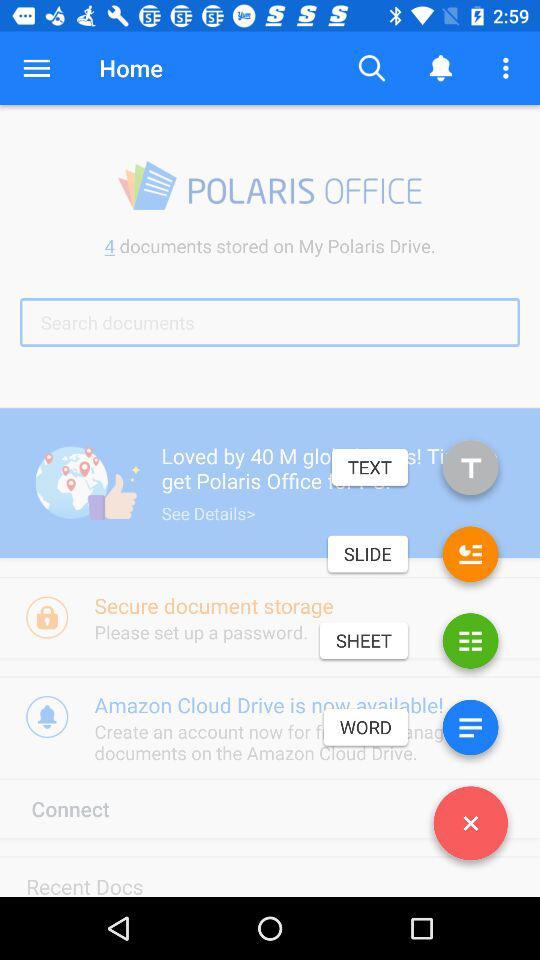  Describe the element at coordinates (88, 808) in the screenshot. I see `the icon above the recent docs` at that location.